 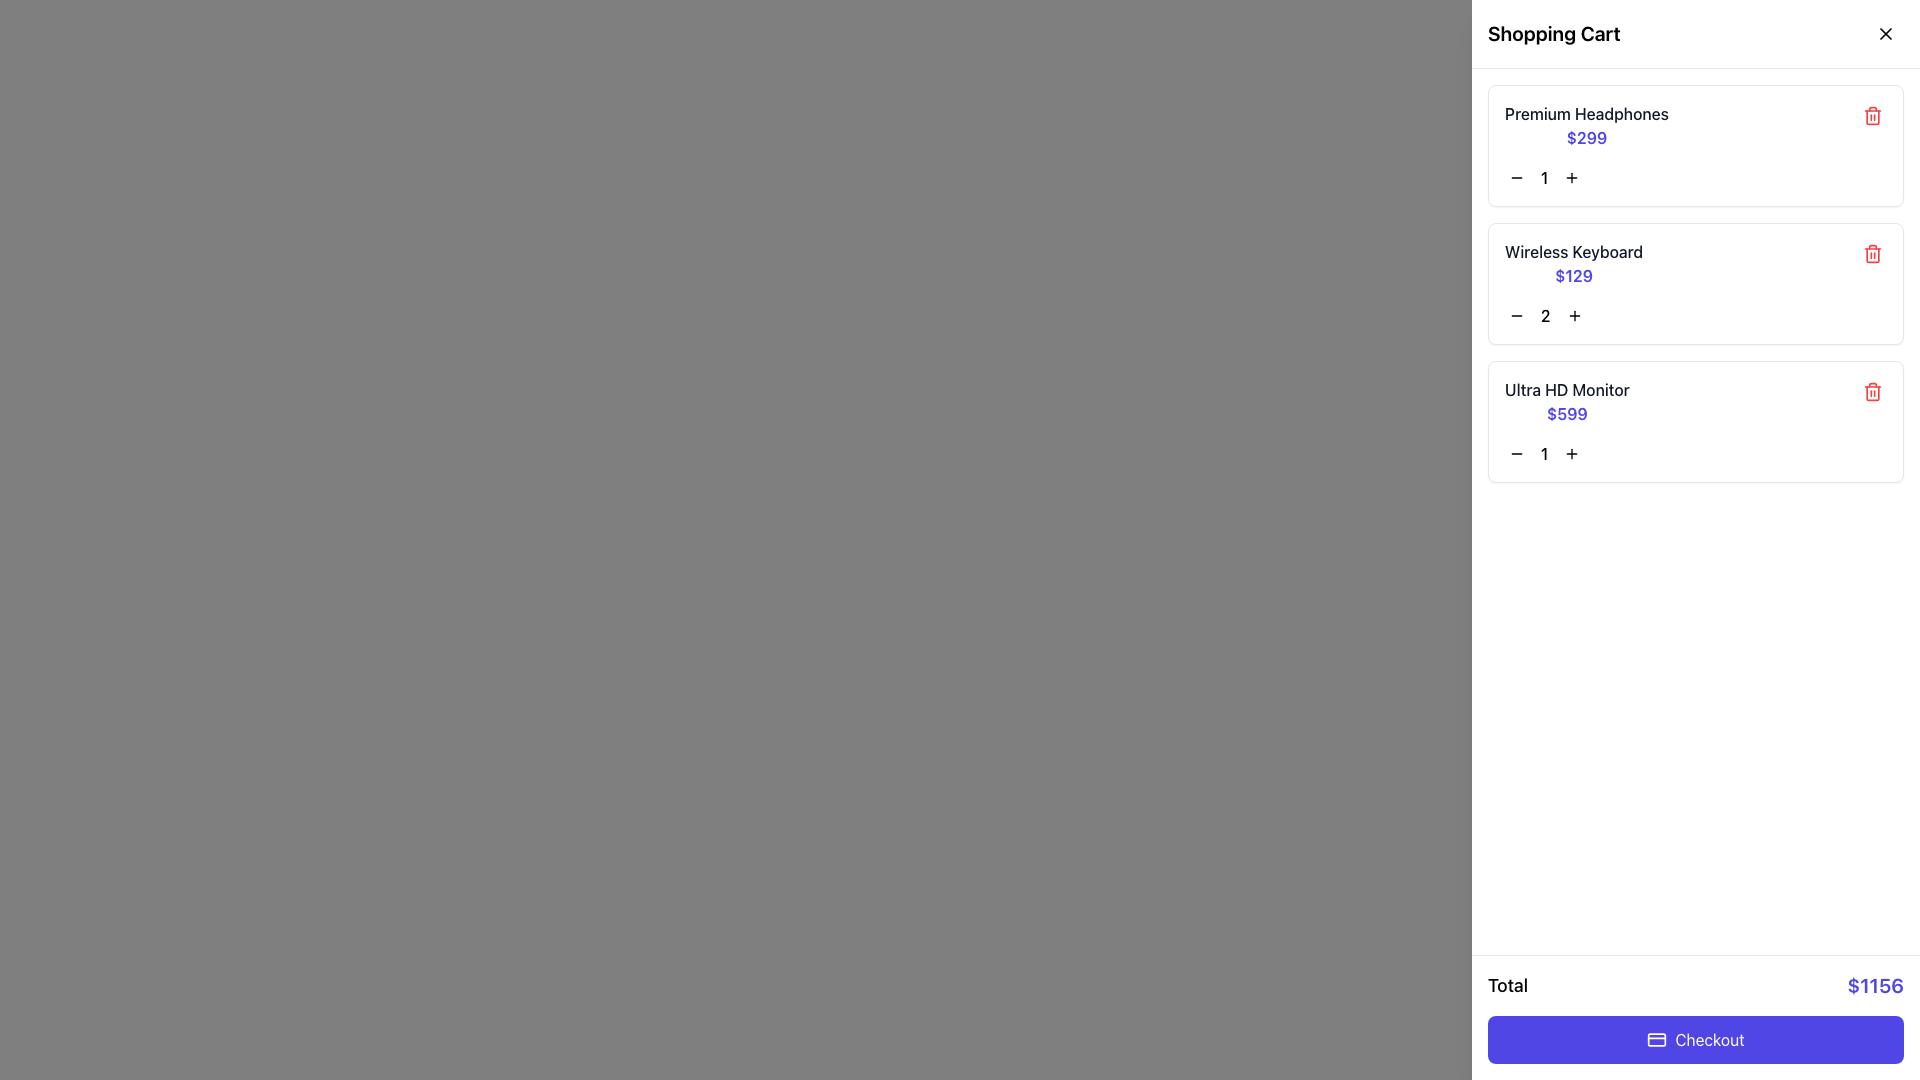 I want to click on the price label displaying "$599" which is styled in bold indigo and located beneath the "Ultra HD Monitor" label in the shopping cart, so click(x=1566, y=412).